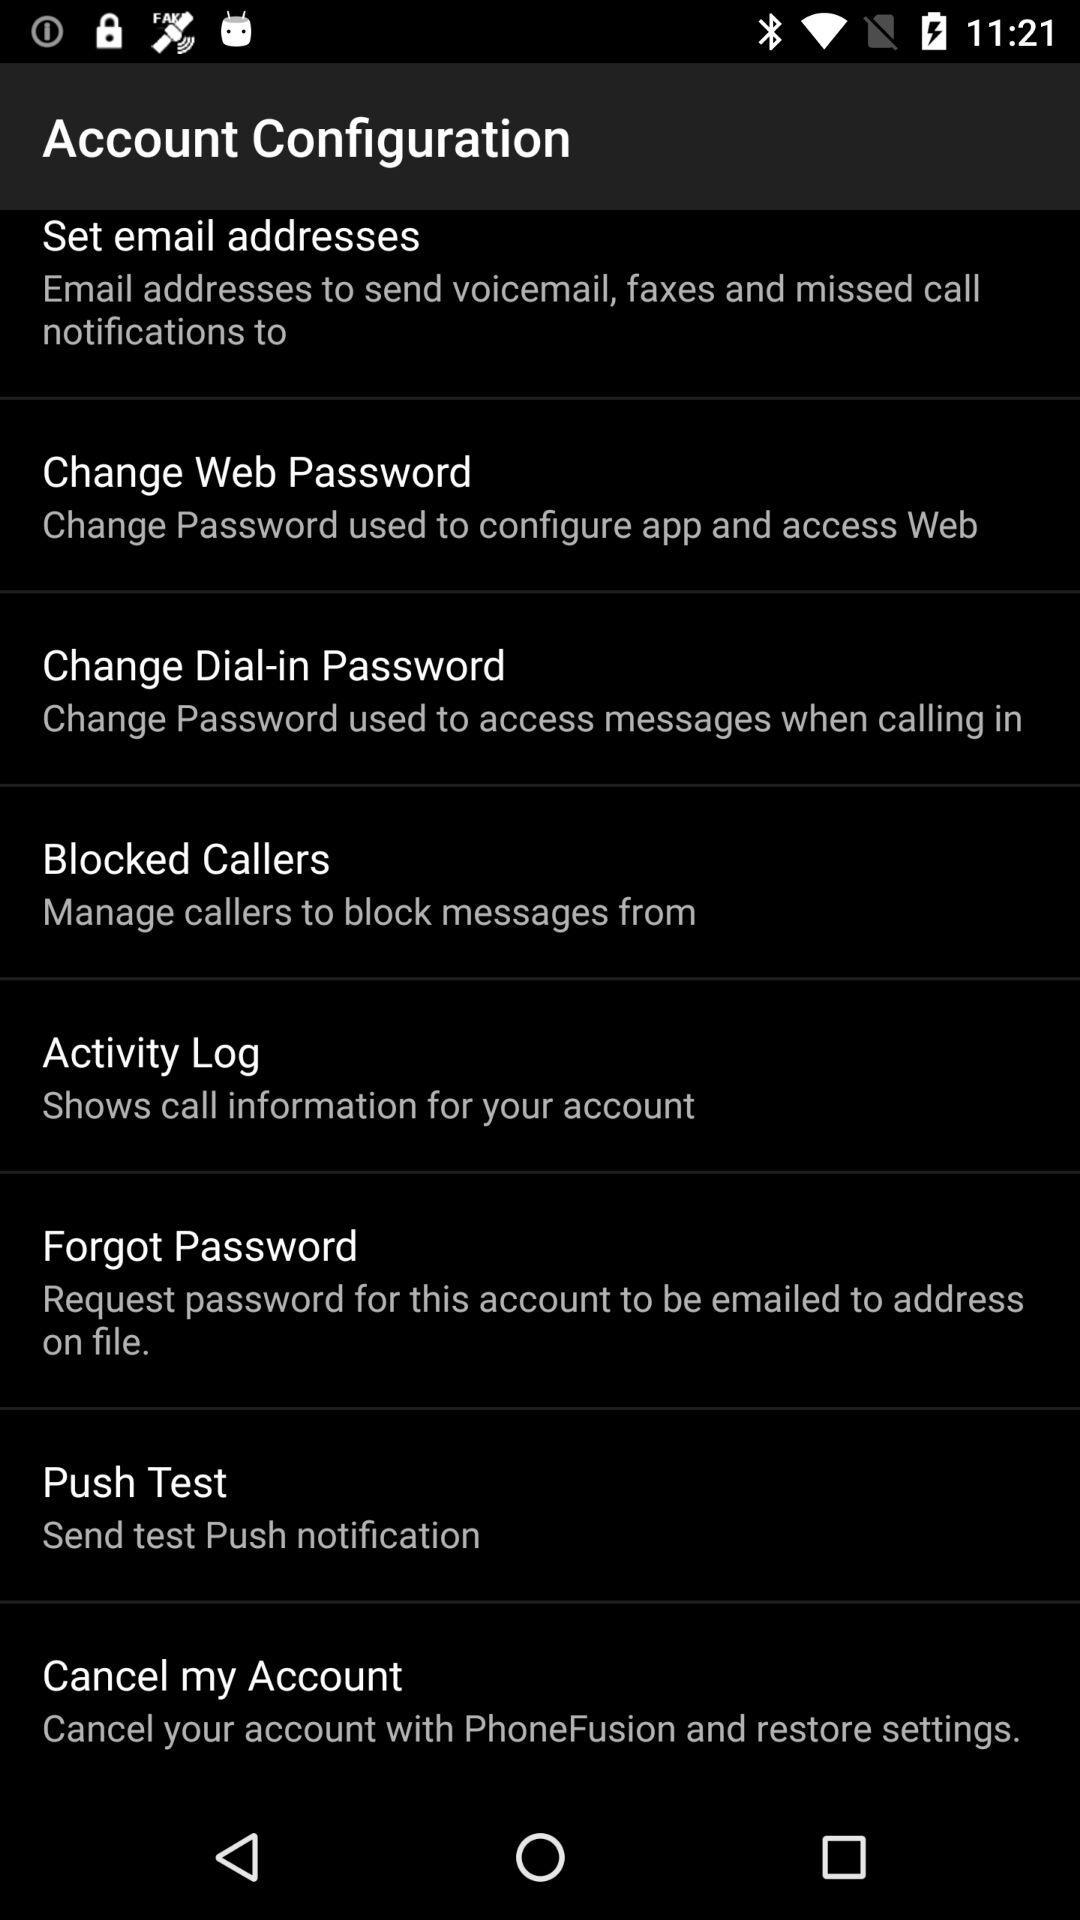 This screenshot has height=1920, width=1080. I want to click on shows call information item, so click(368, 1103).